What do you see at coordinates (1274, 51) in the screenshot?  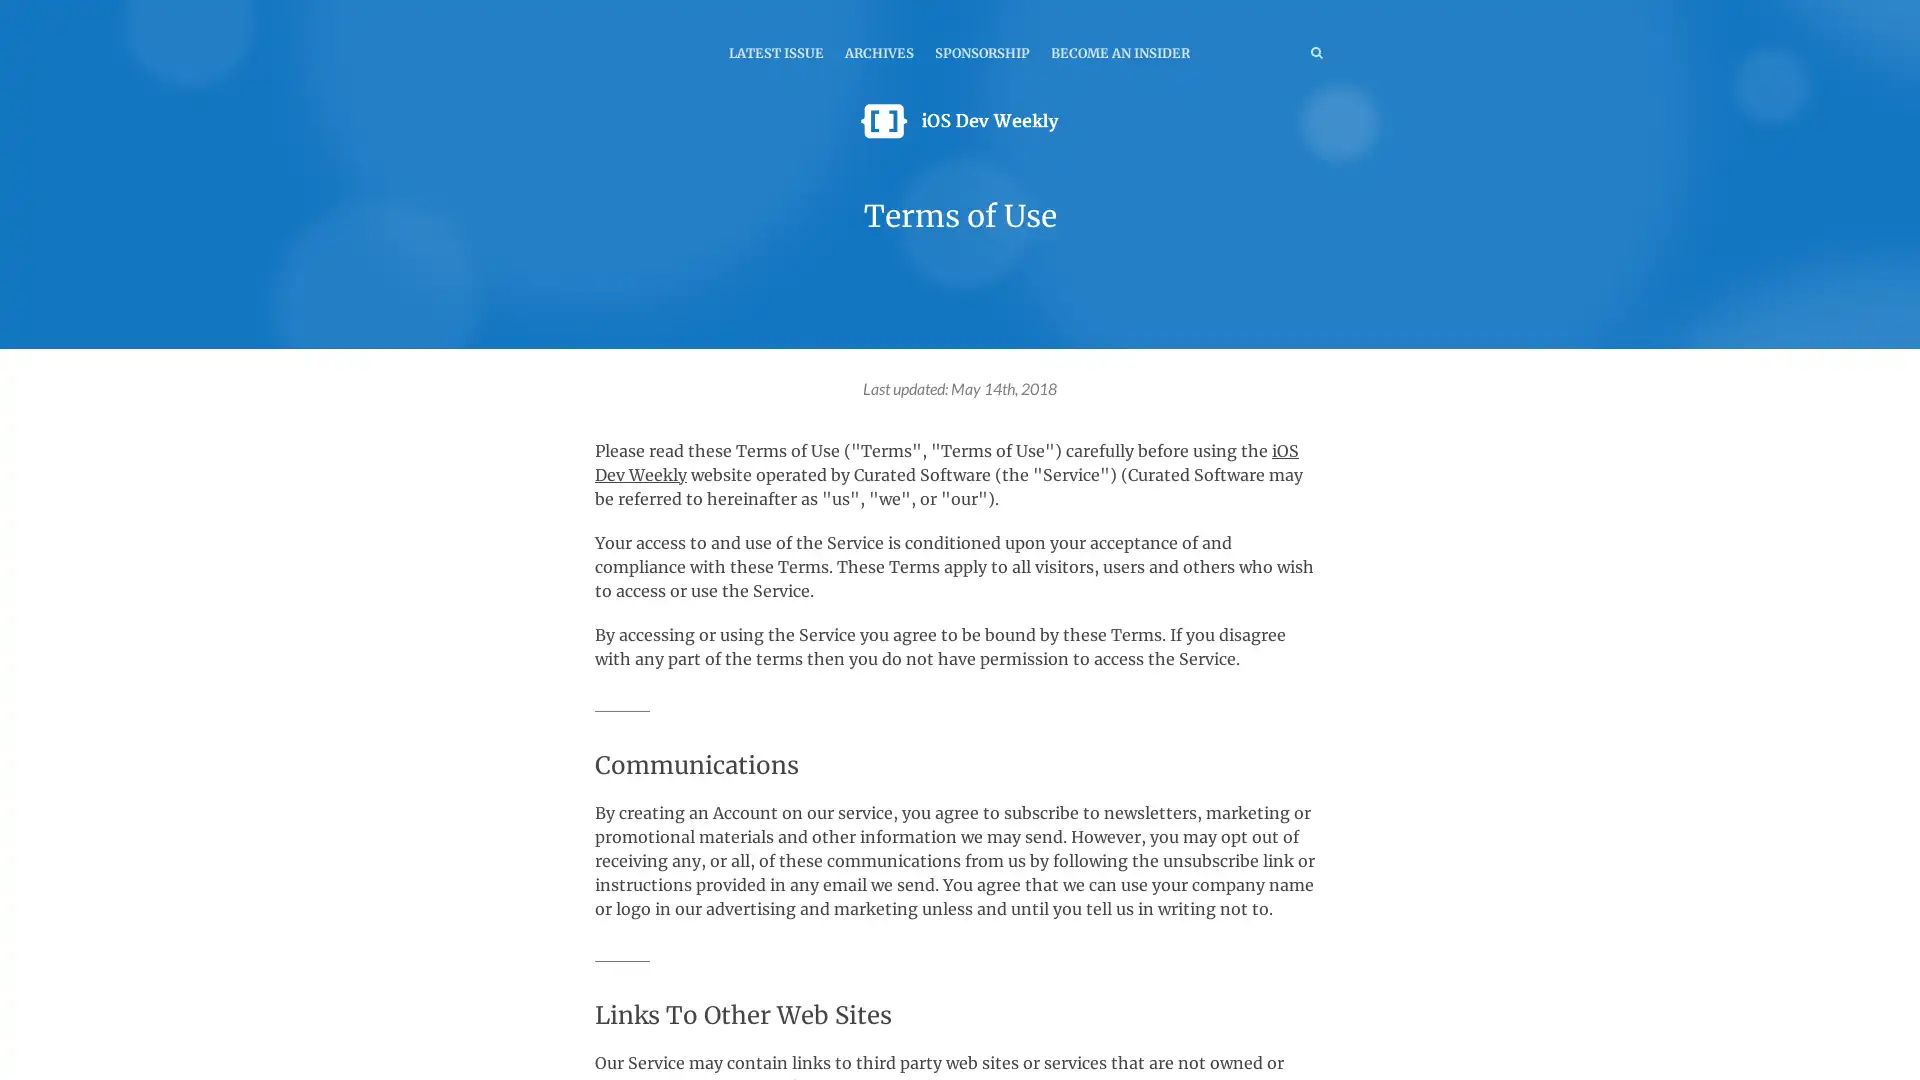 I see `SEARCH` at bounding box center [1274, 51].